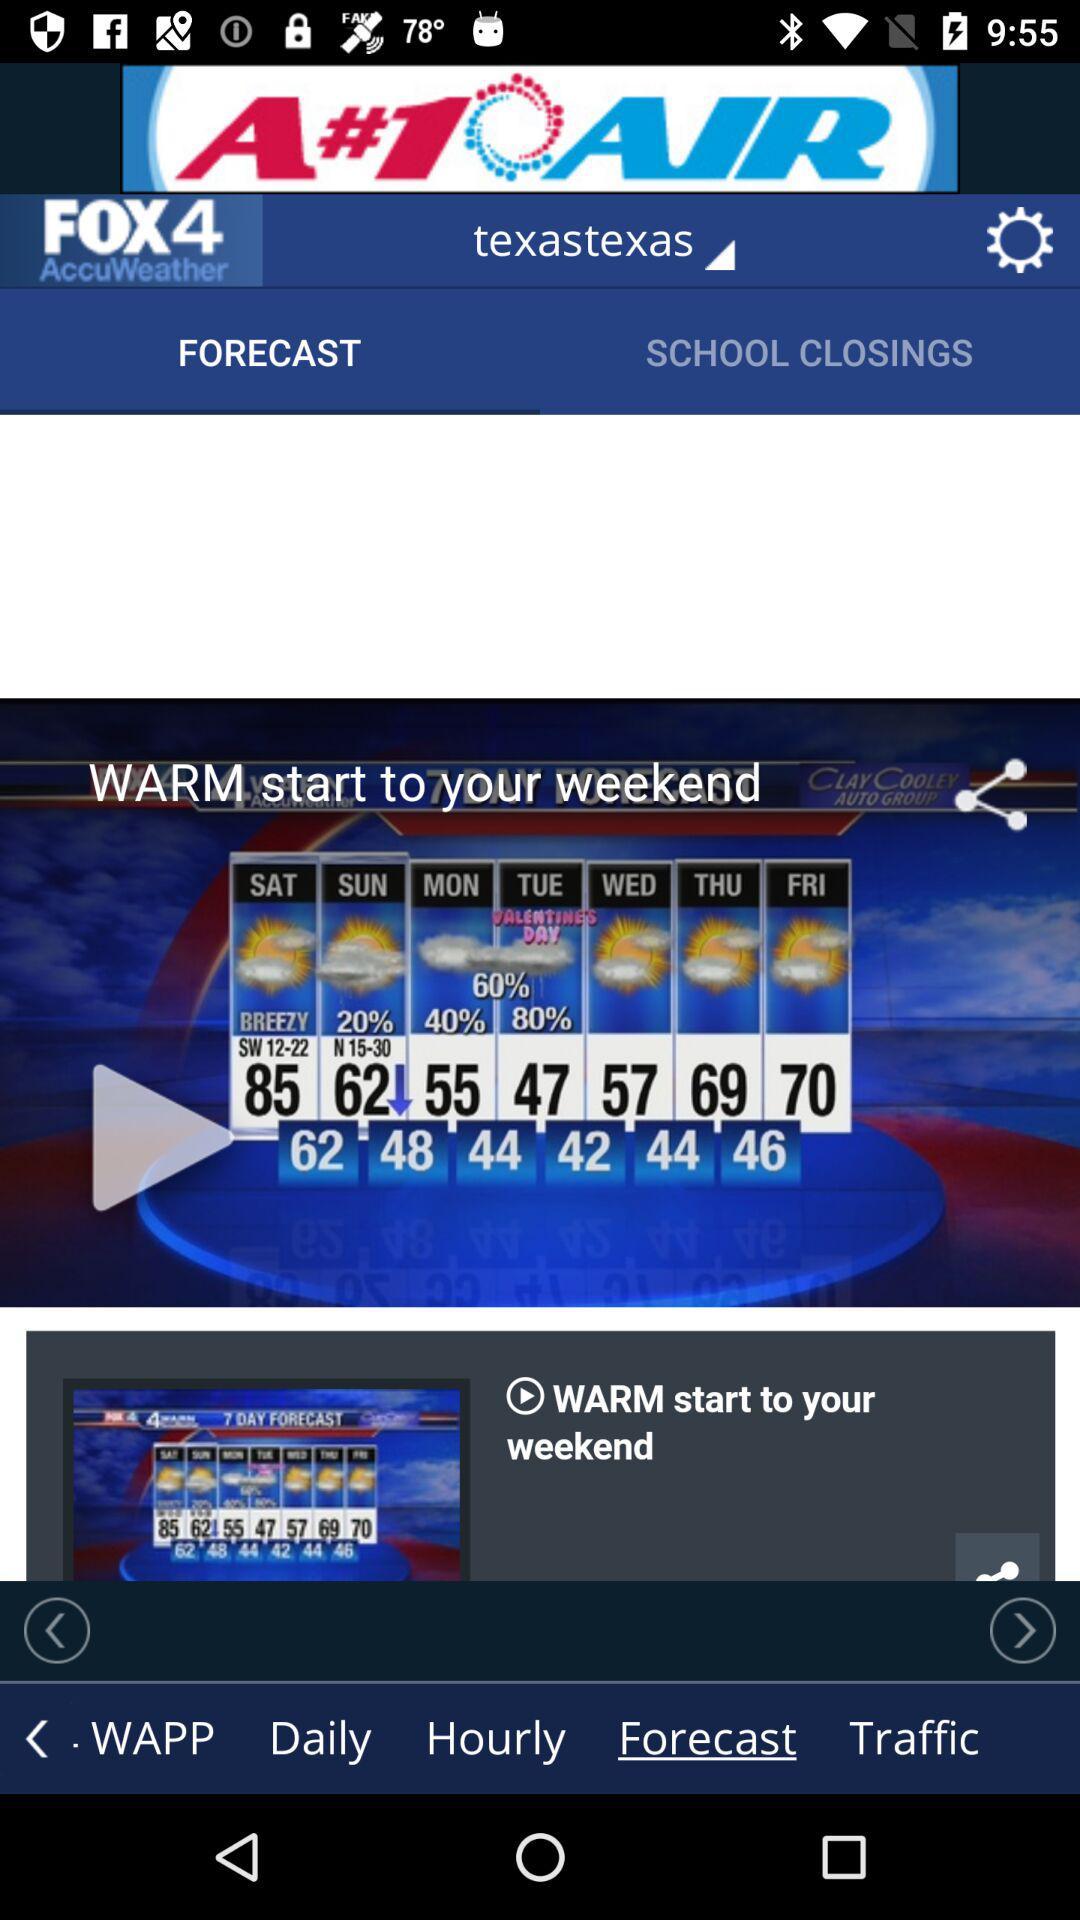 The image size is (1080, 1920). Describe the element at coordinates (36, 1737) in the screenshot. I see `see more options` at that location.